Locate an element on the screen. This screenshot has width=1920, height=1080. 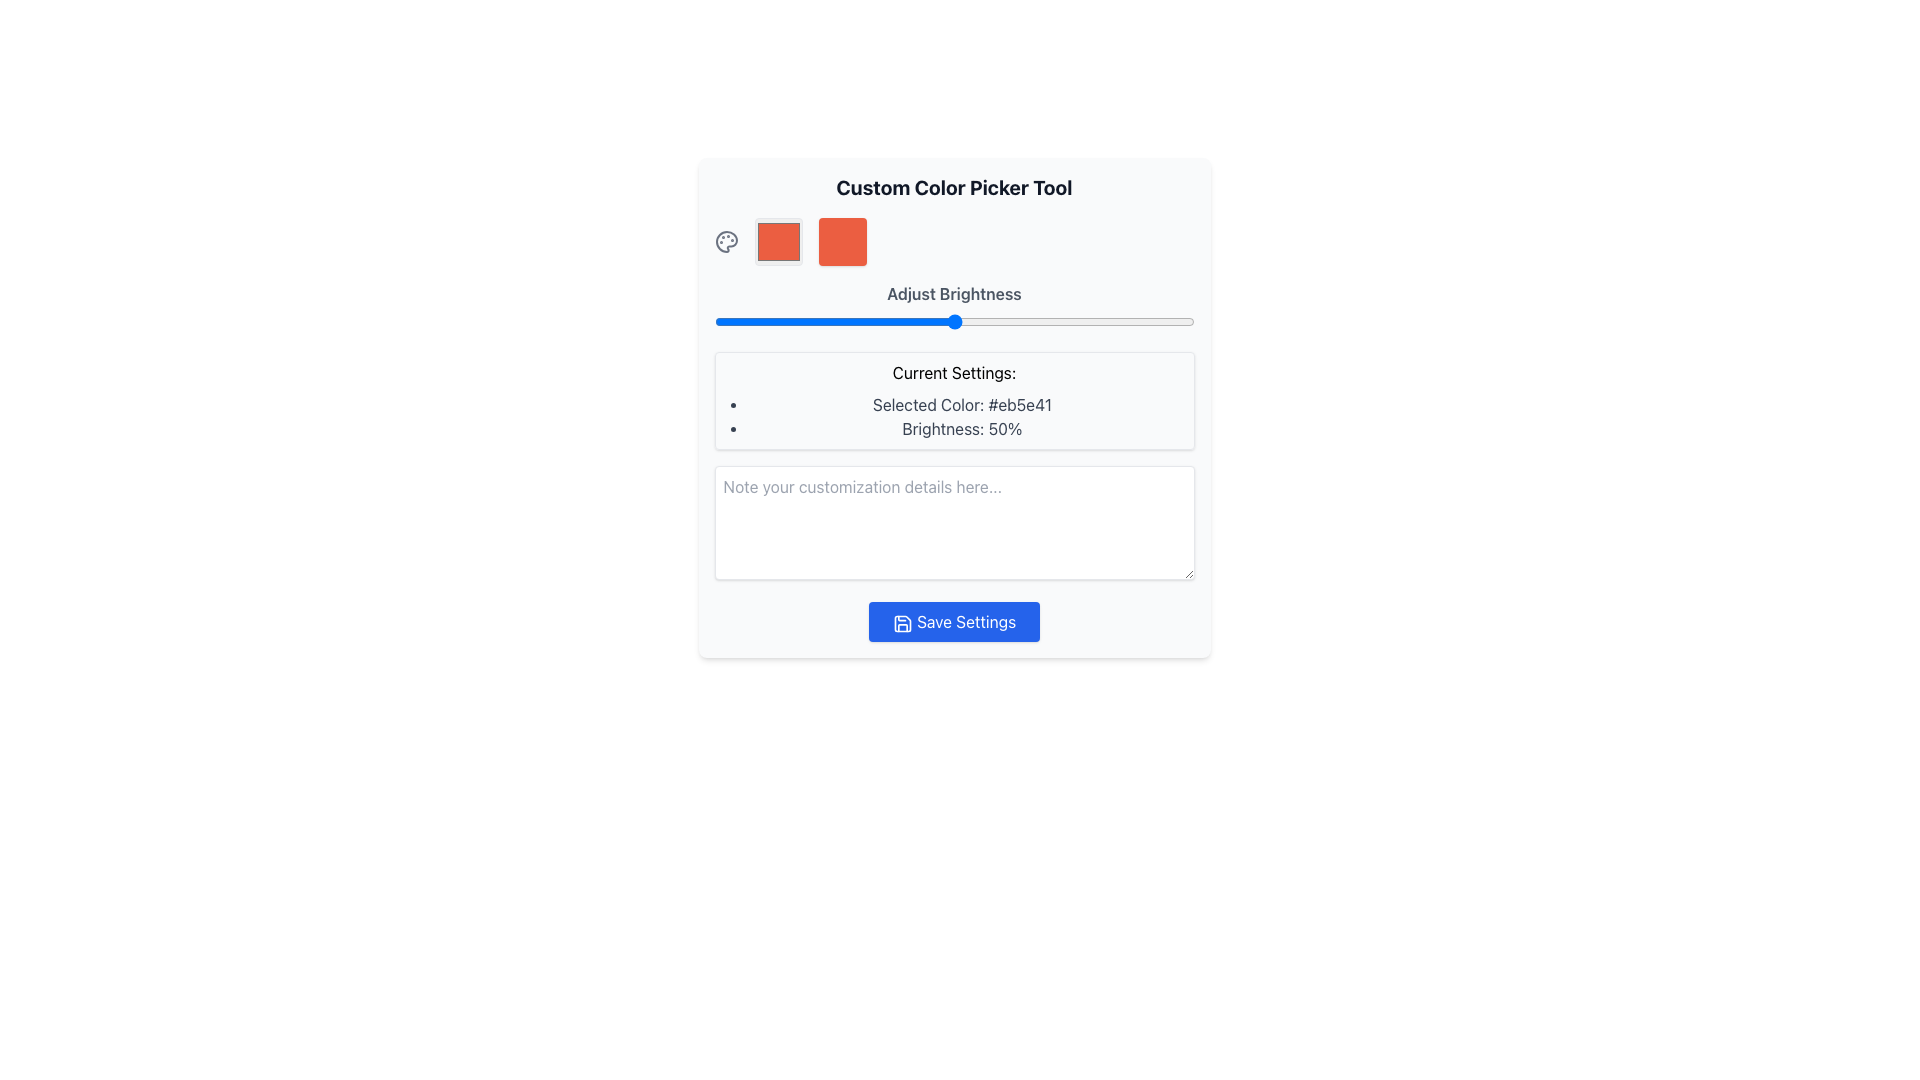
the 'Save Settings' button with a blue background and white text is located at coordinates (953, 620).